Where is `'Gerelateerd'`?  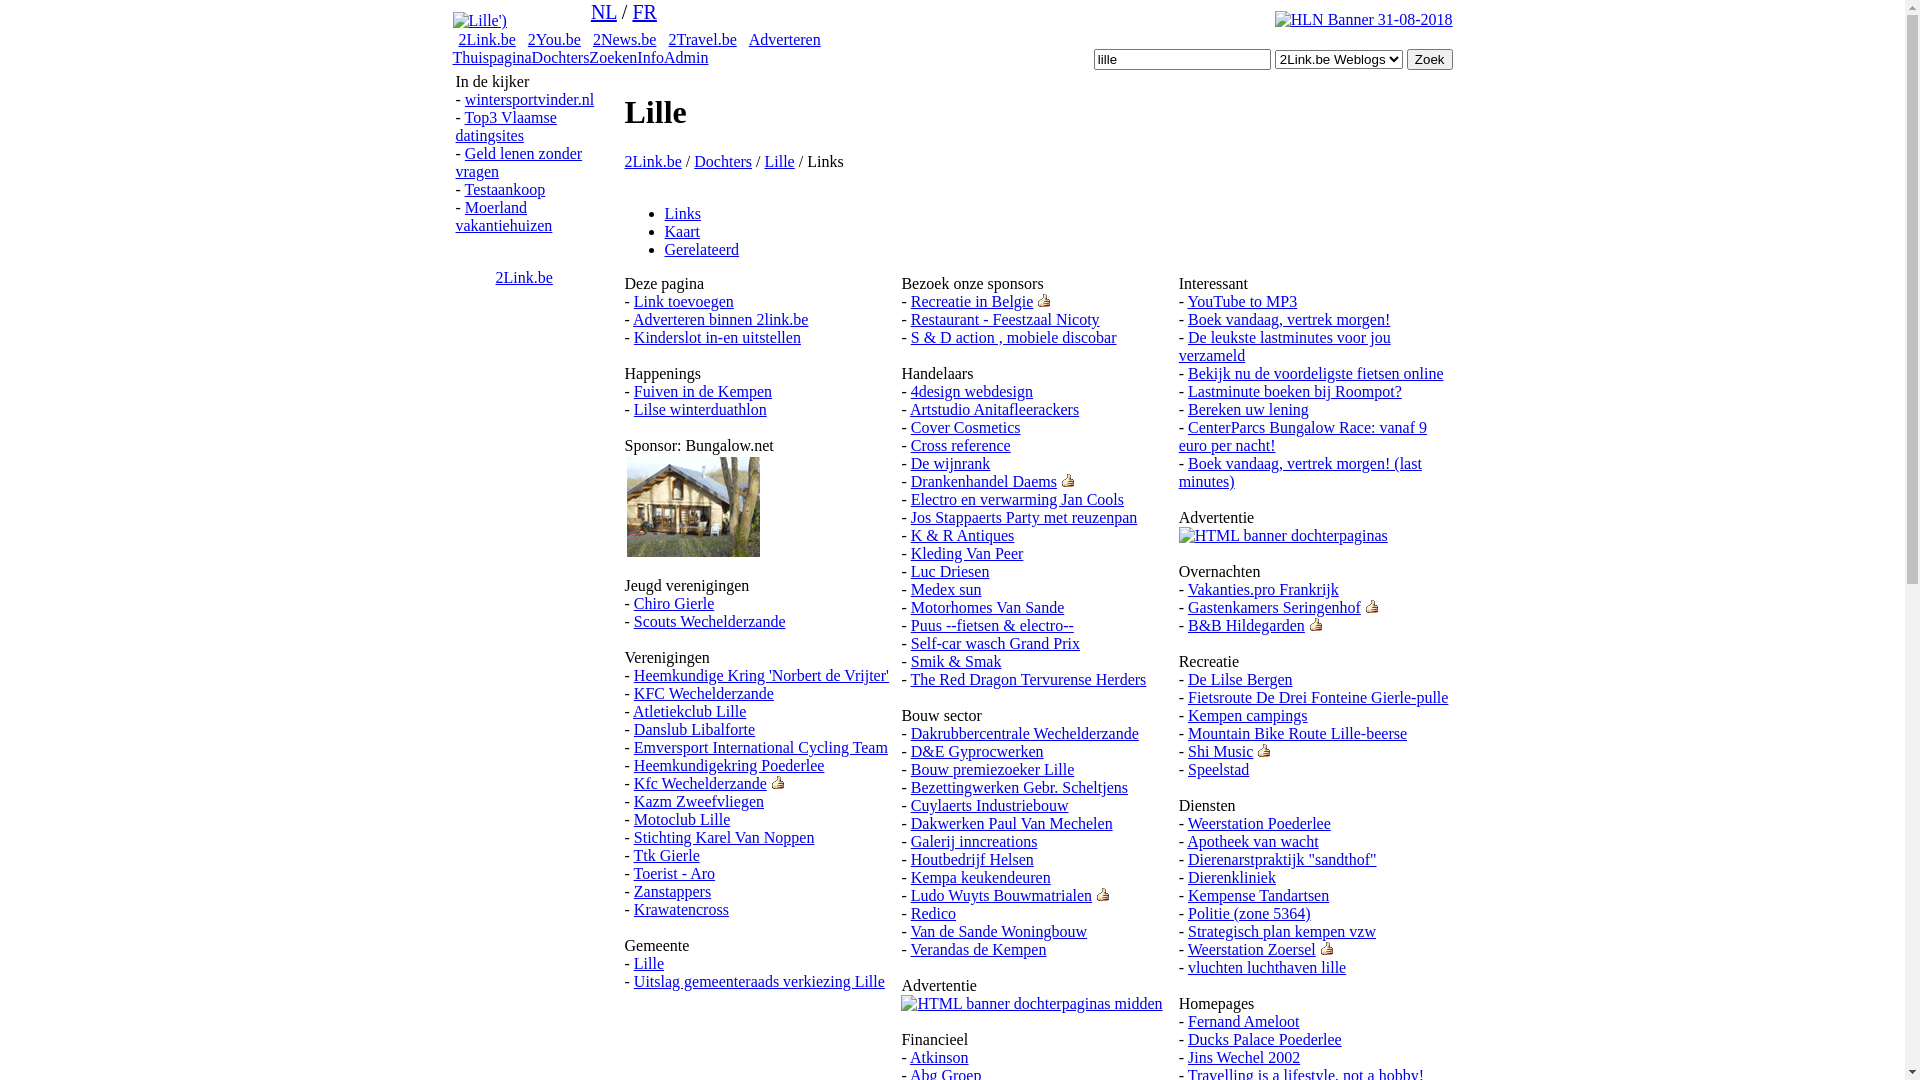
'Gerelateerd' is located at coordinates (701, 248).